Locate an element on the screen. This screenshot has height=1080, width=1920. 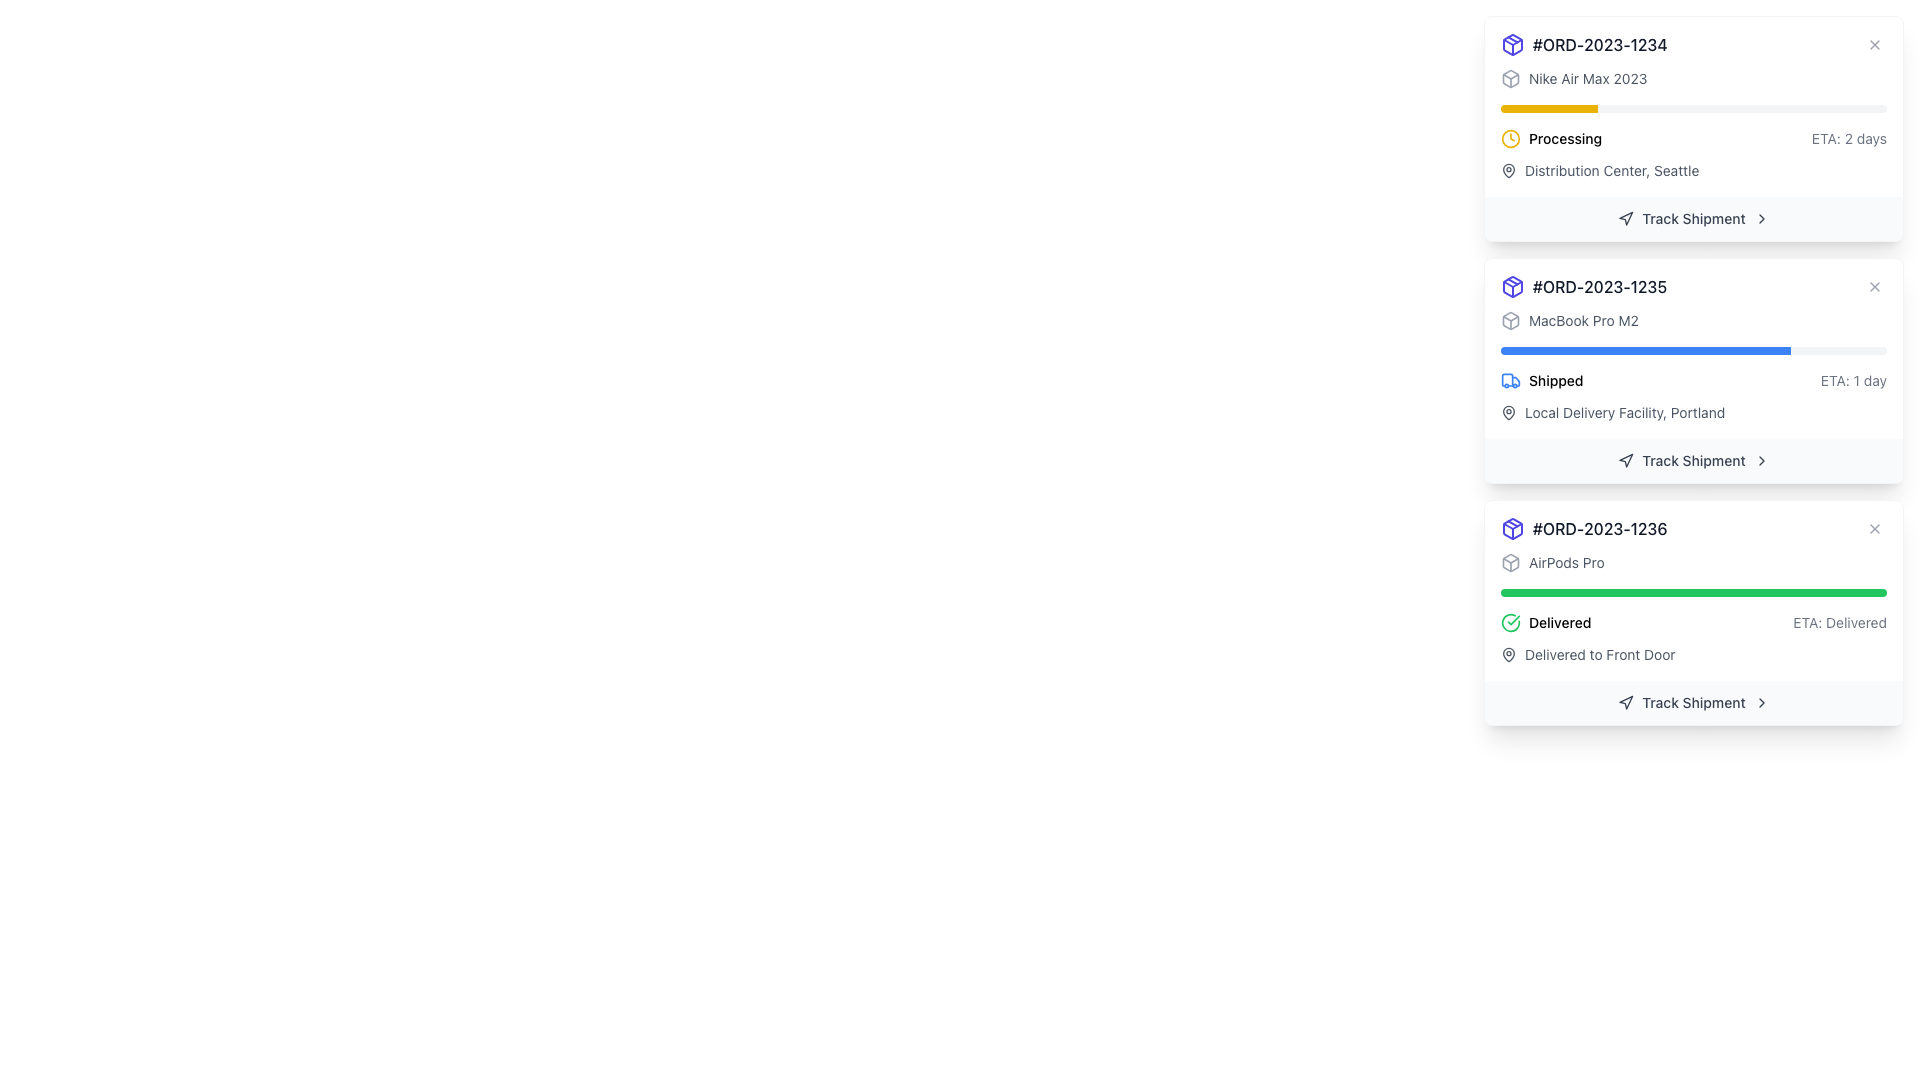
the Progress bar located in the second card labeled '#ORD-2023-1235', positioned between 'MacBook Pro M2' and 'Shipped ETA: 1 day' is located at coordinates (1693, 347).